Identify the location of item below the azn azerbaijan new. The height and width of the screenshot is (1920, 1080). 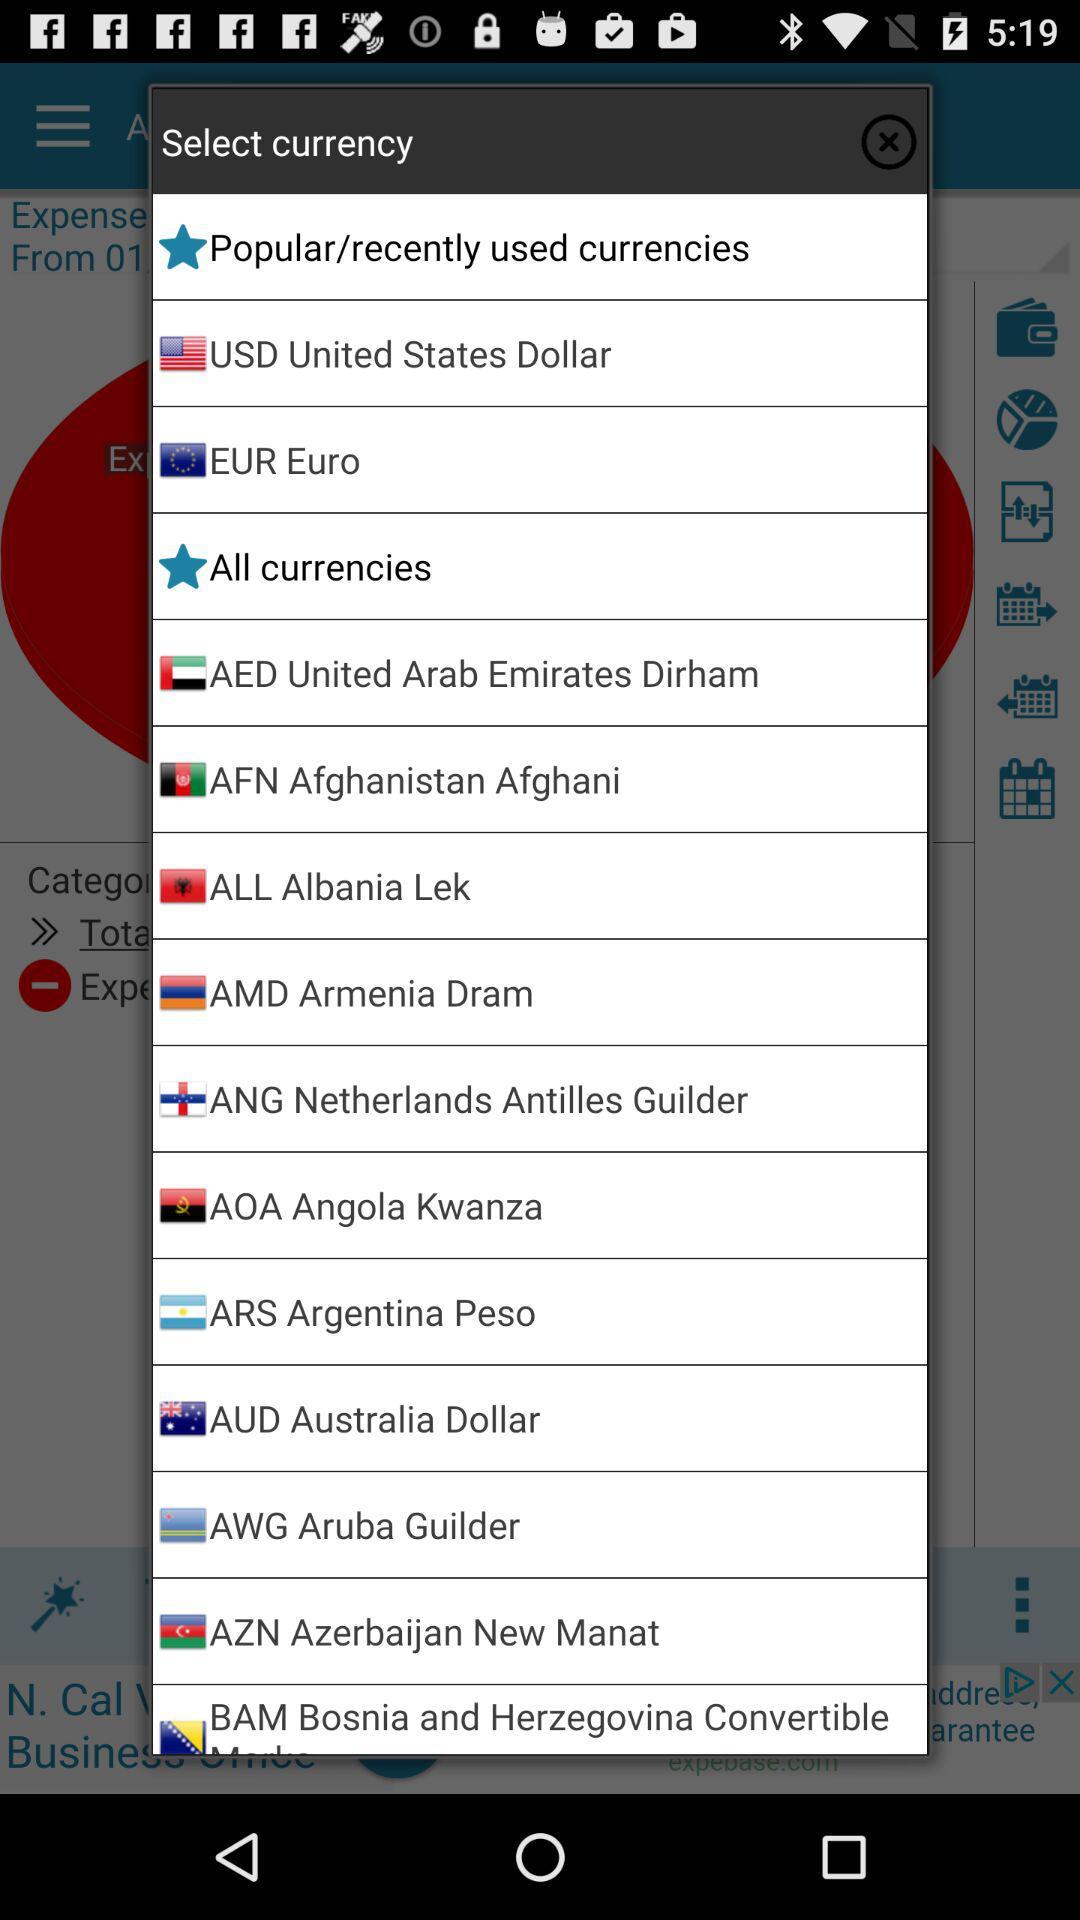
(564, 1718).